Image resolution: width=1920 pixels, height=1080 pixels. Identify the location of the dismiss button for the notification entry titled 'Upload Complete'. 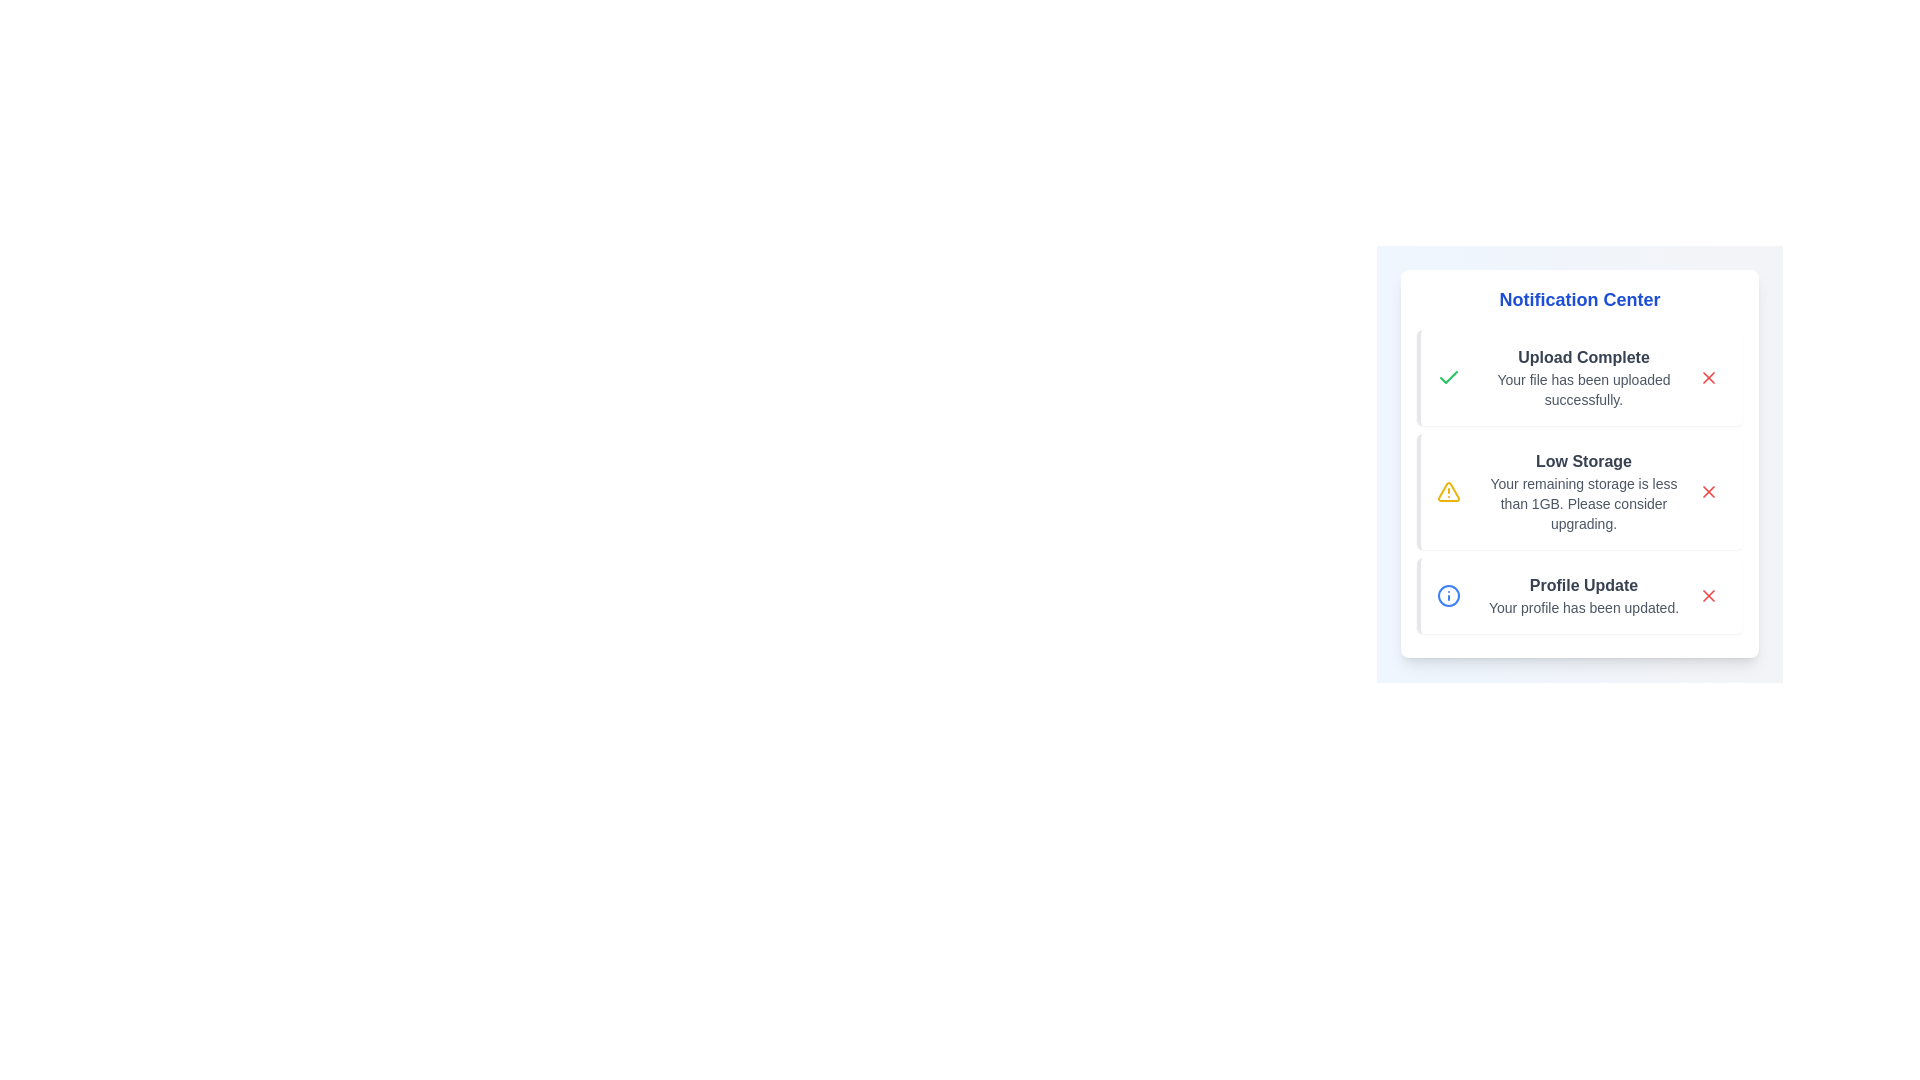
(1707, 378).